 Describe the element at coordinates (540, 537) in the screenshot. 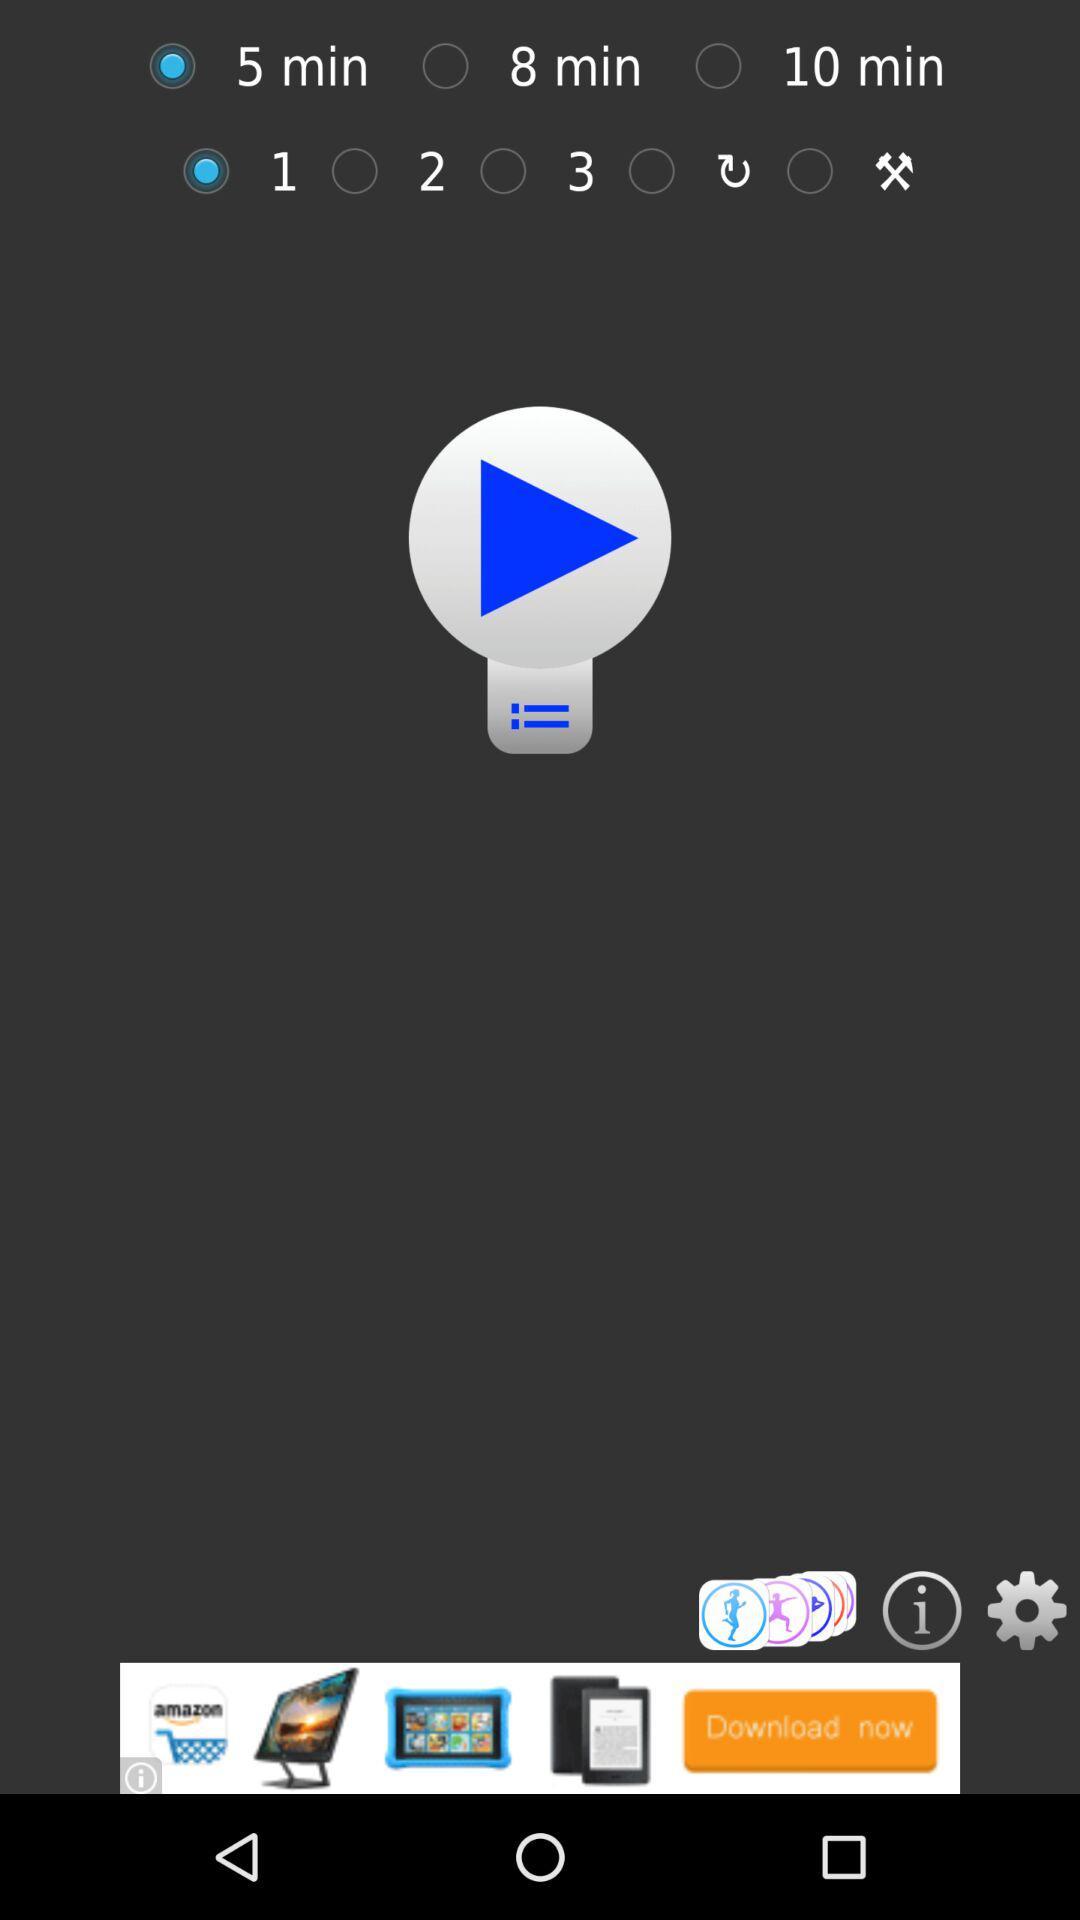

I see `start workout` at that location.